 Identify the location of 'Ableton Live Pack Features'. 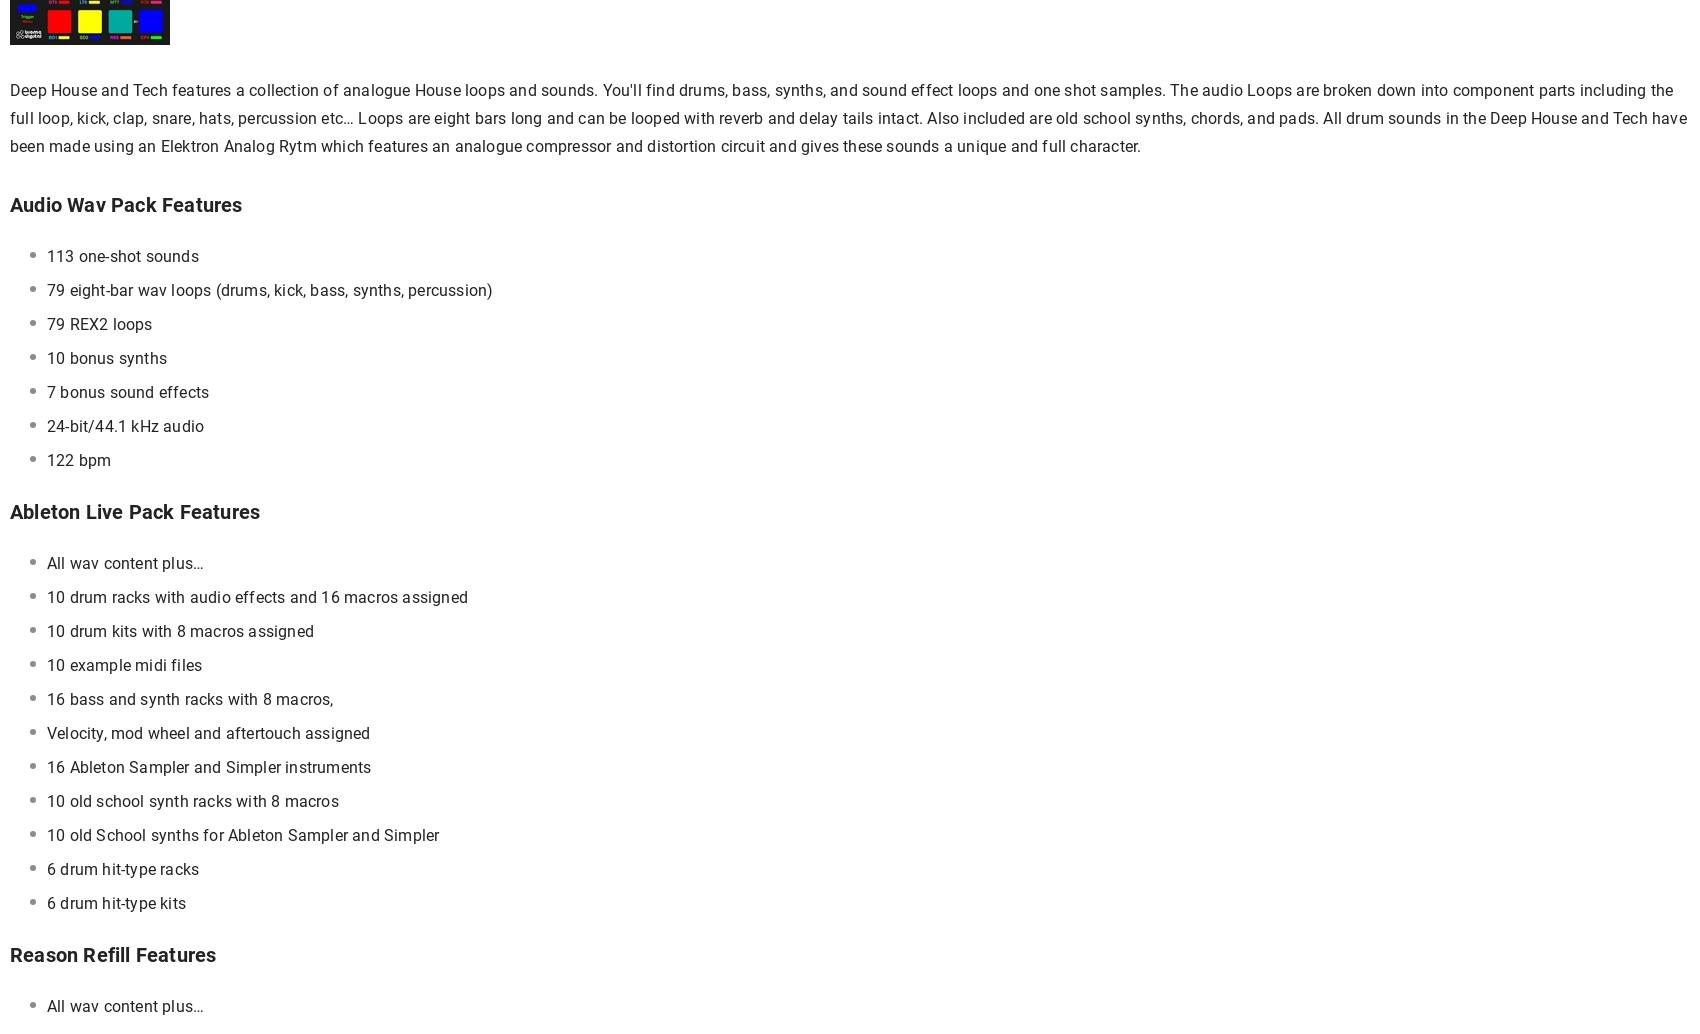
(133, 511).